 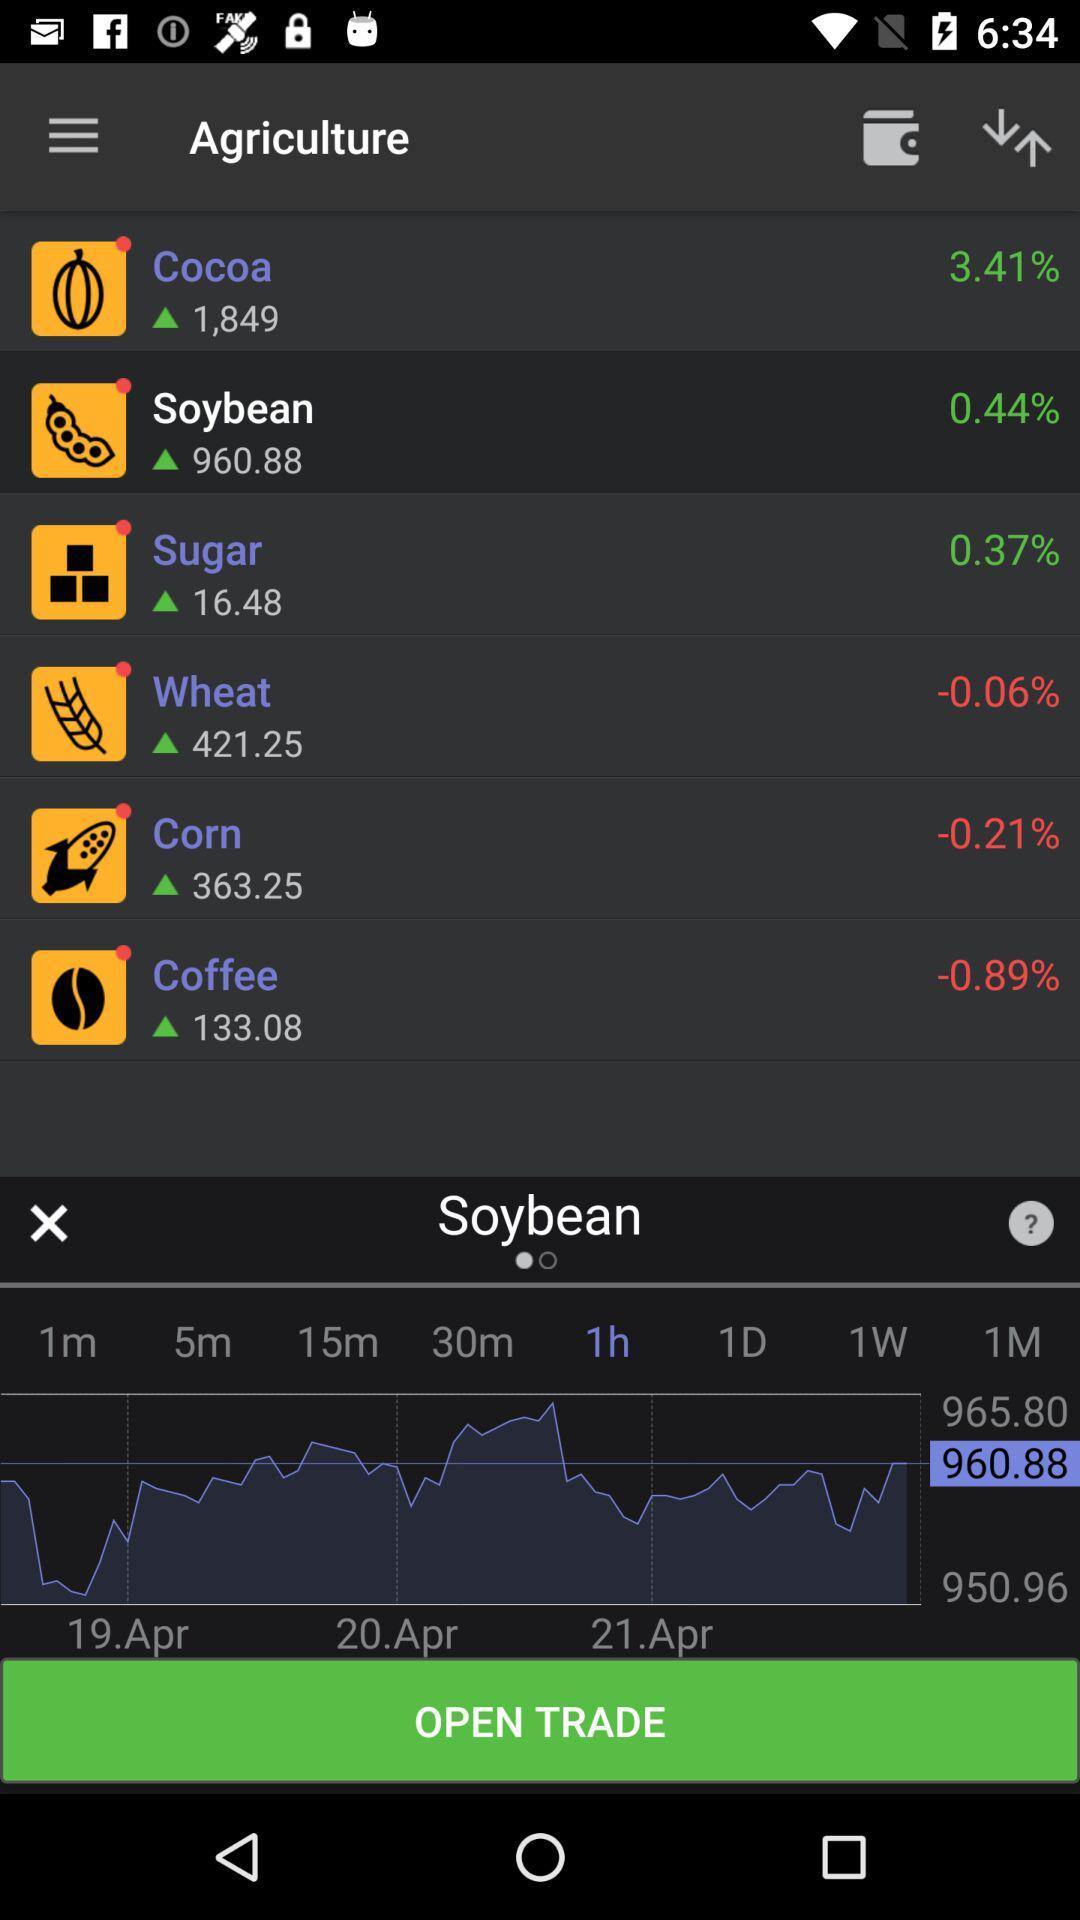 What do you see at coordinates (1031, 1222) in the screenshot?
I see `help button` at bounding box center [1031, 1222].